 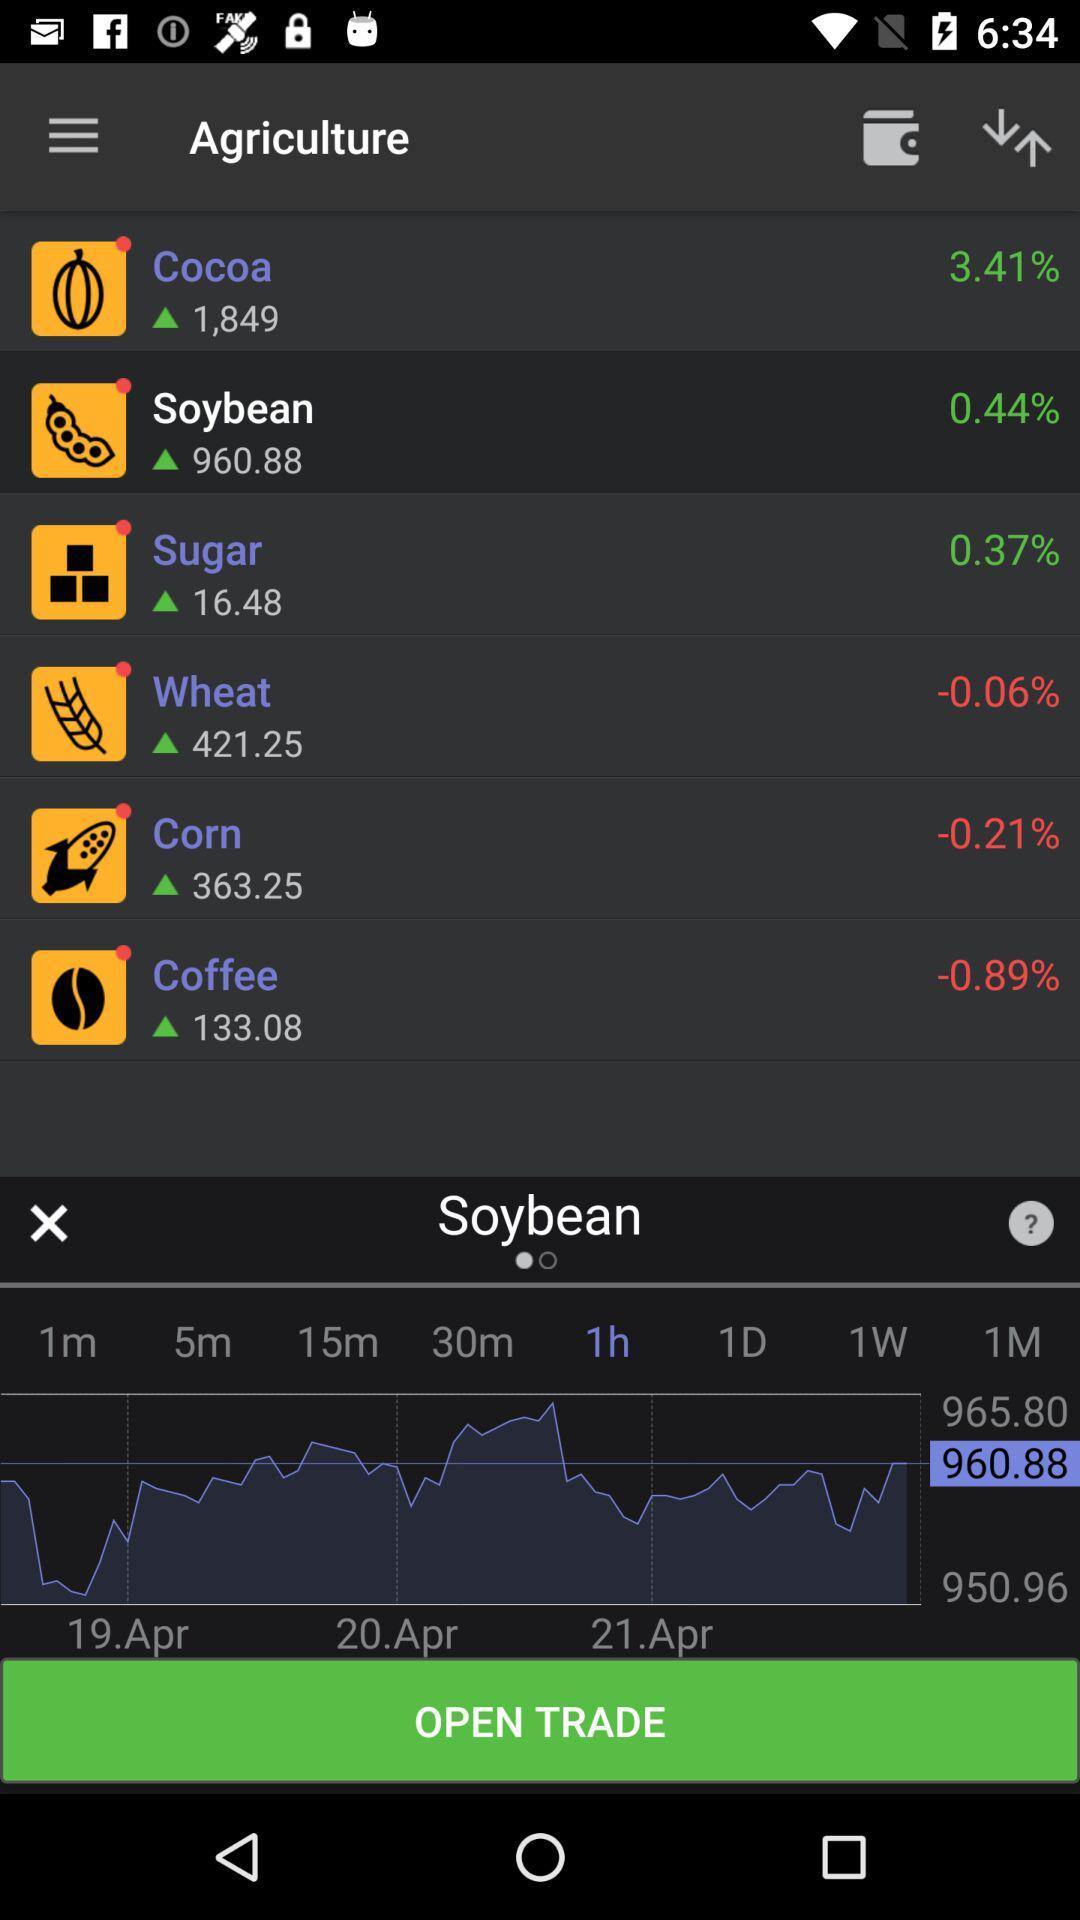 What do you see at coordinates (1031, 1222) in the screenshot?
I see `help button` at bounding box center [1031, 1222].